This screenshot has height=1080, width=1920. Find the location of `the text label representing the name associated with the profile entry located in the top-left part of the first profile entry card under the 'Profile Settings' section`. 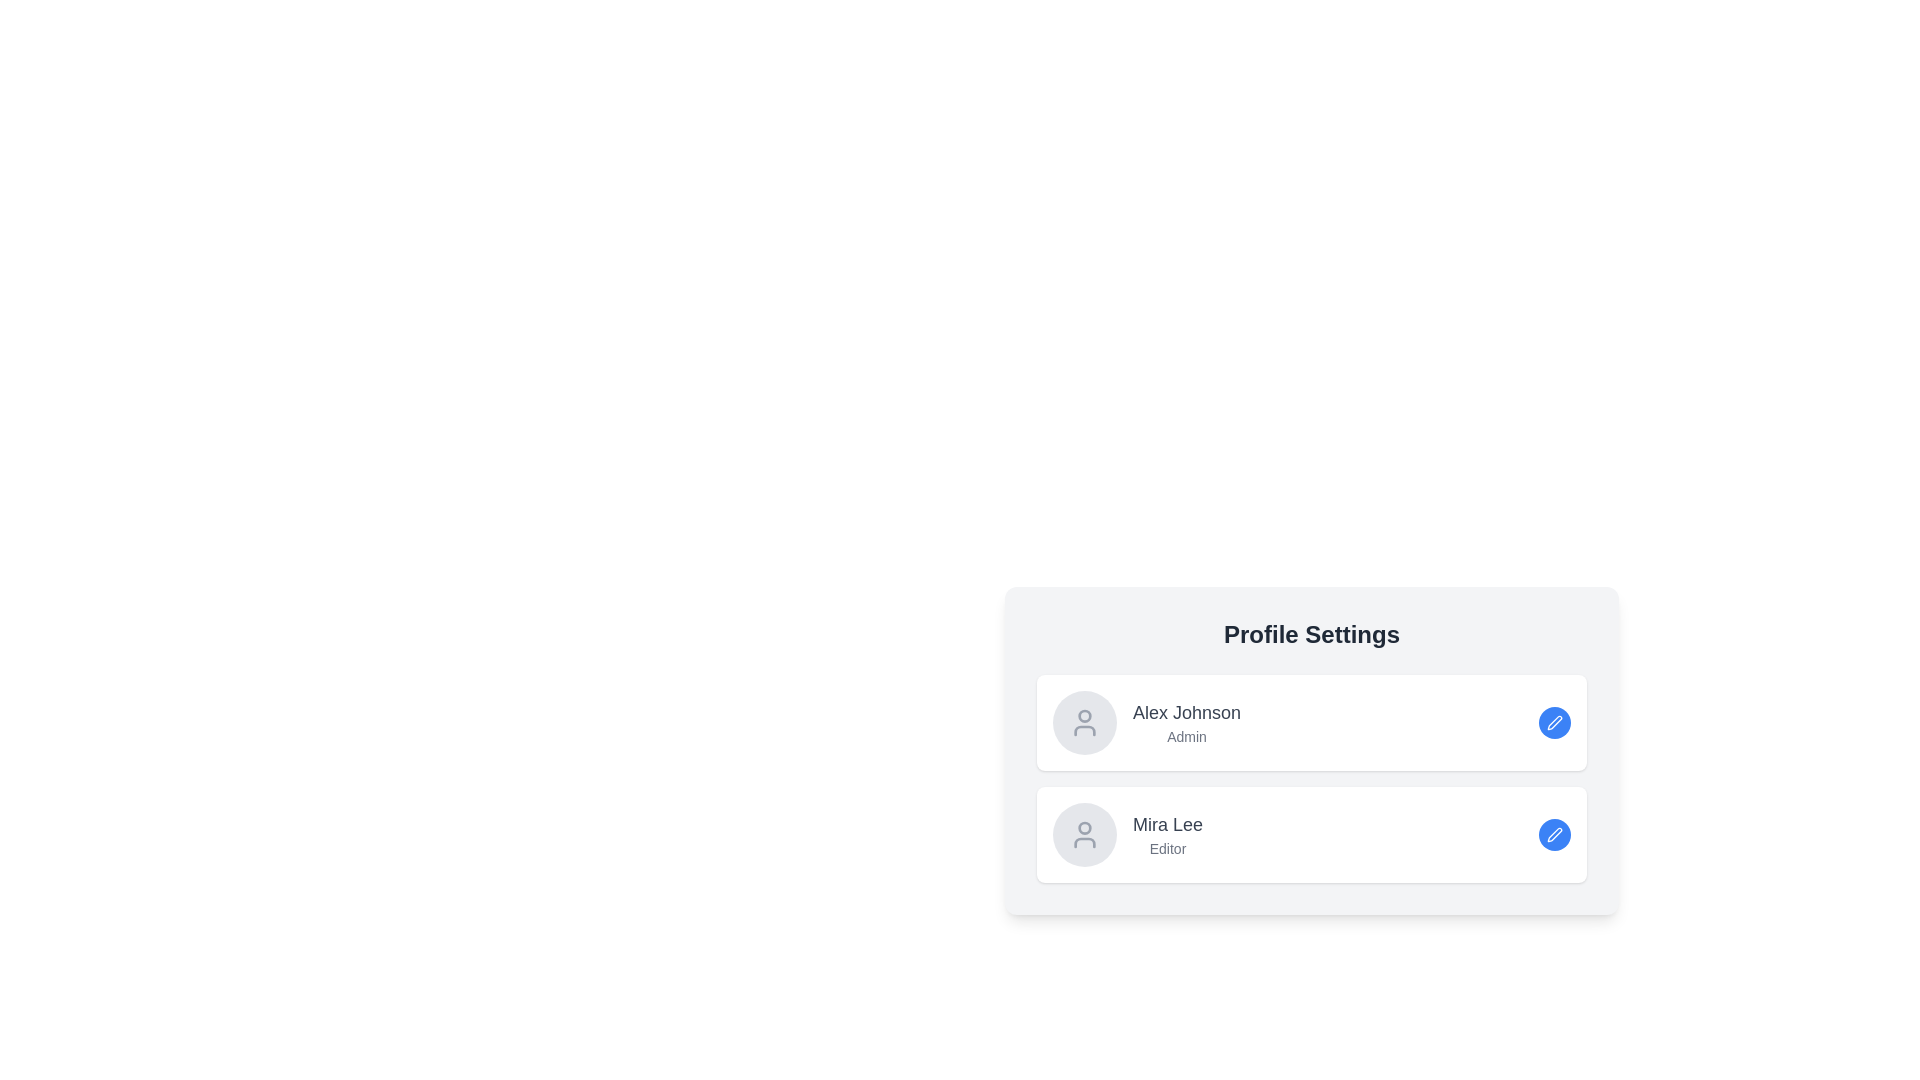

the text label representing the name associated with the profile entry located in the top-left part of the first profile entry card under the 'Profile Settings' section is located at coordinates (1186, 712).